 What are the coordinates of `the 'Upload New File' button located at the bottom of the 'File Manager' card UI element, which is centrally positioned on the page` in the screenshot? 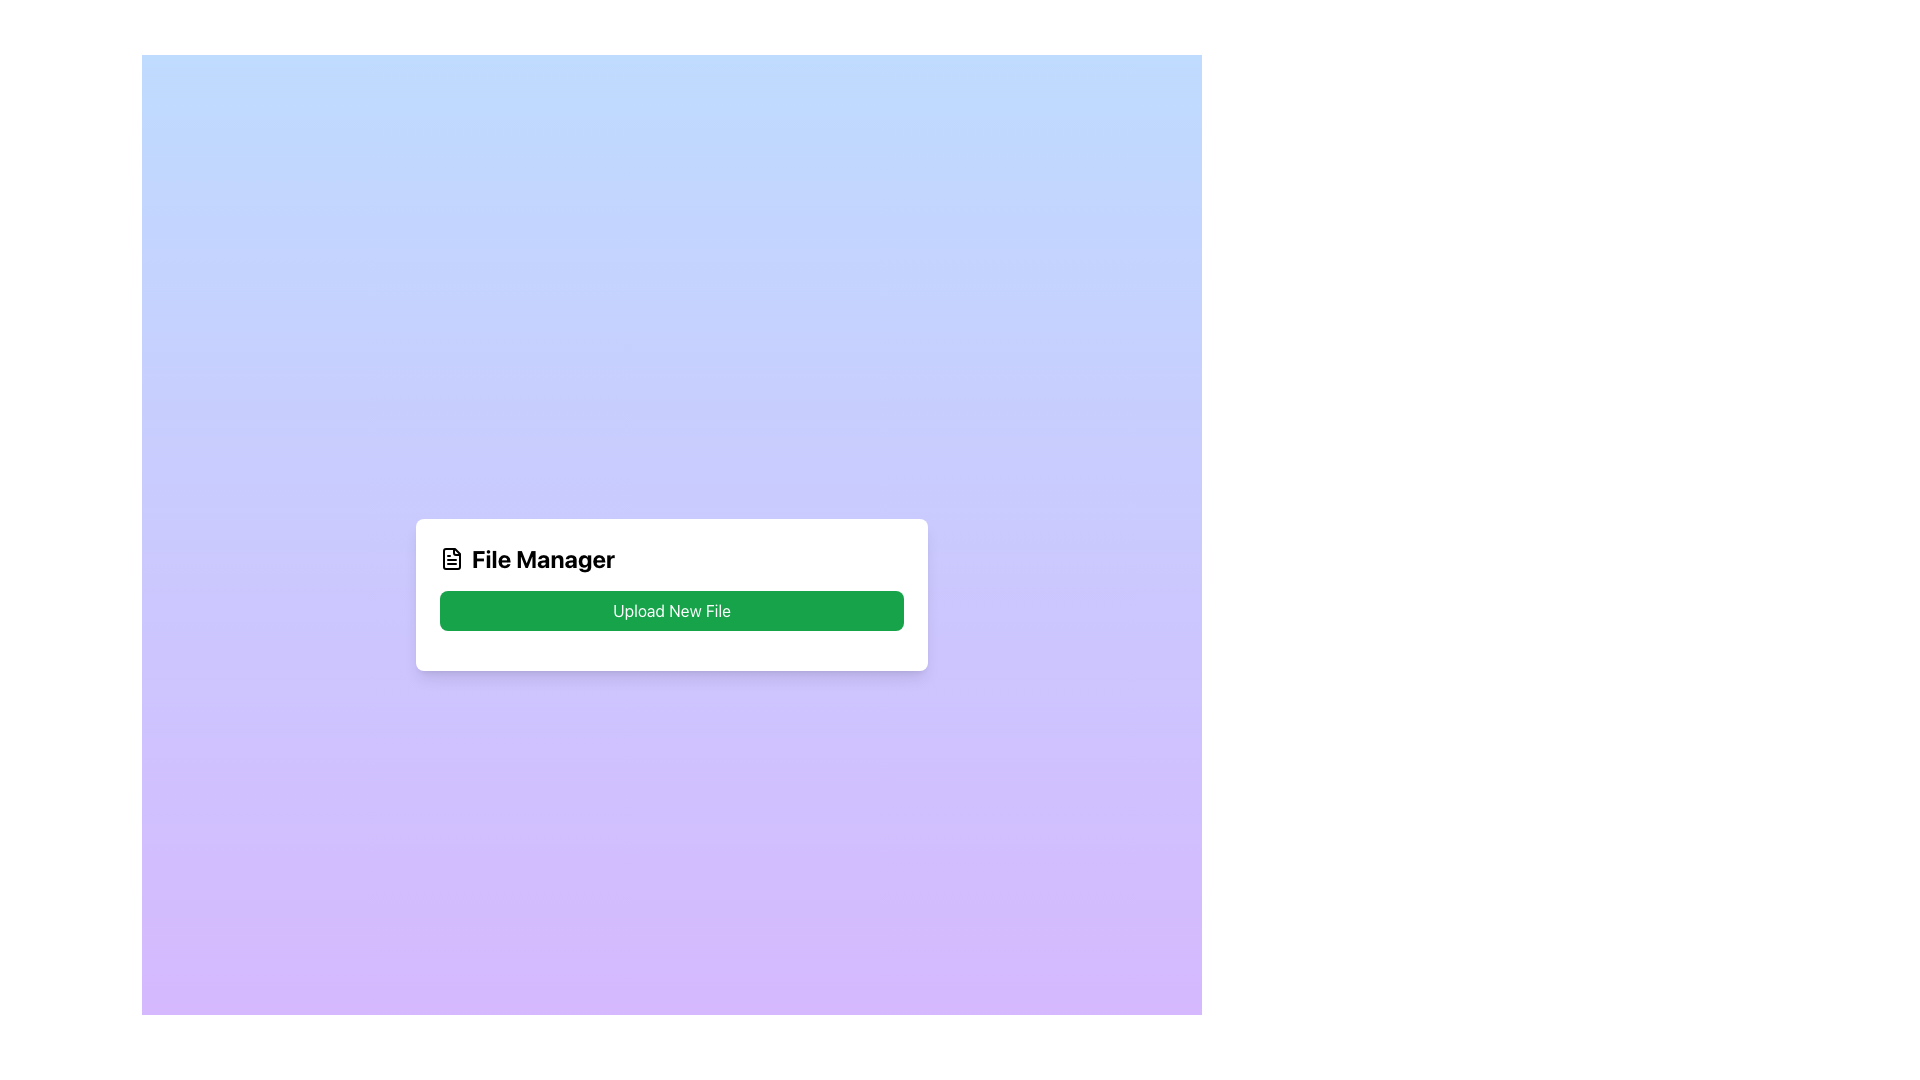 It's located at (672, 593).